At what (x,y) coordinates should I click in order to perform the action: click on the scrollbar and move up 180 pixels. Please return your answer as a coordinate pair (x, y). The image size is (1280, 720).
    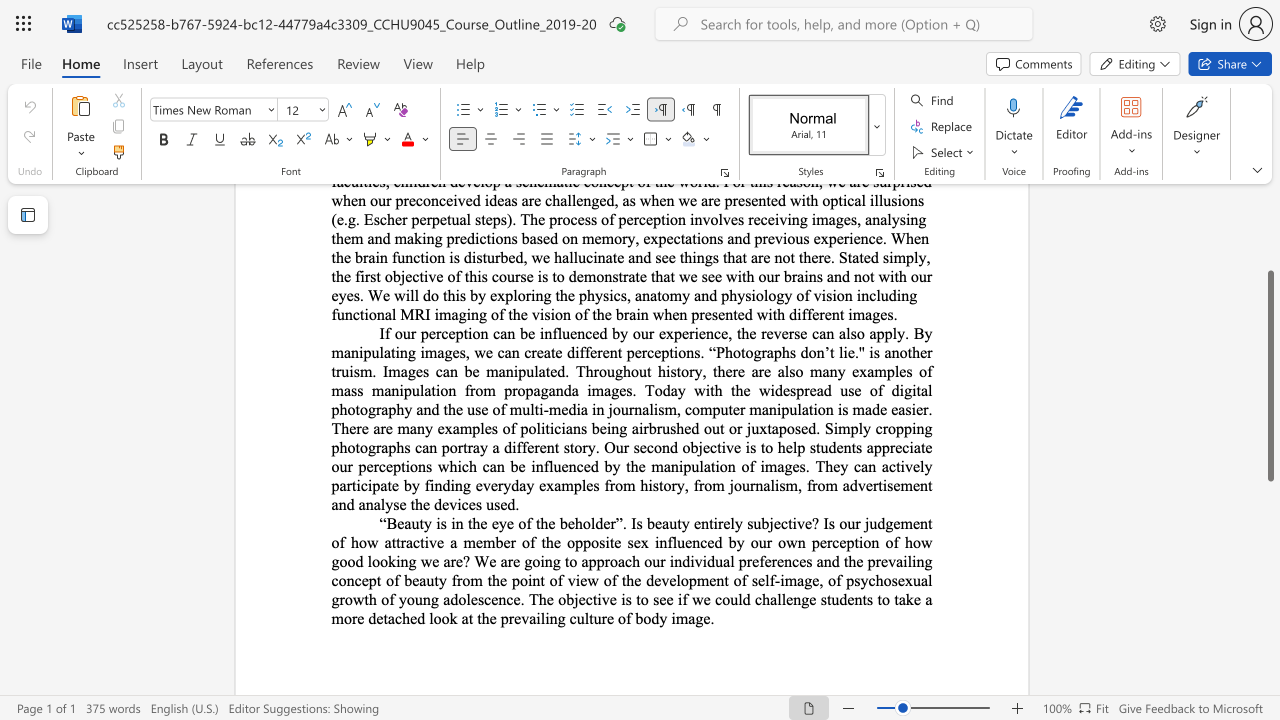
    Looking at the image, I should click on (1269, 376).